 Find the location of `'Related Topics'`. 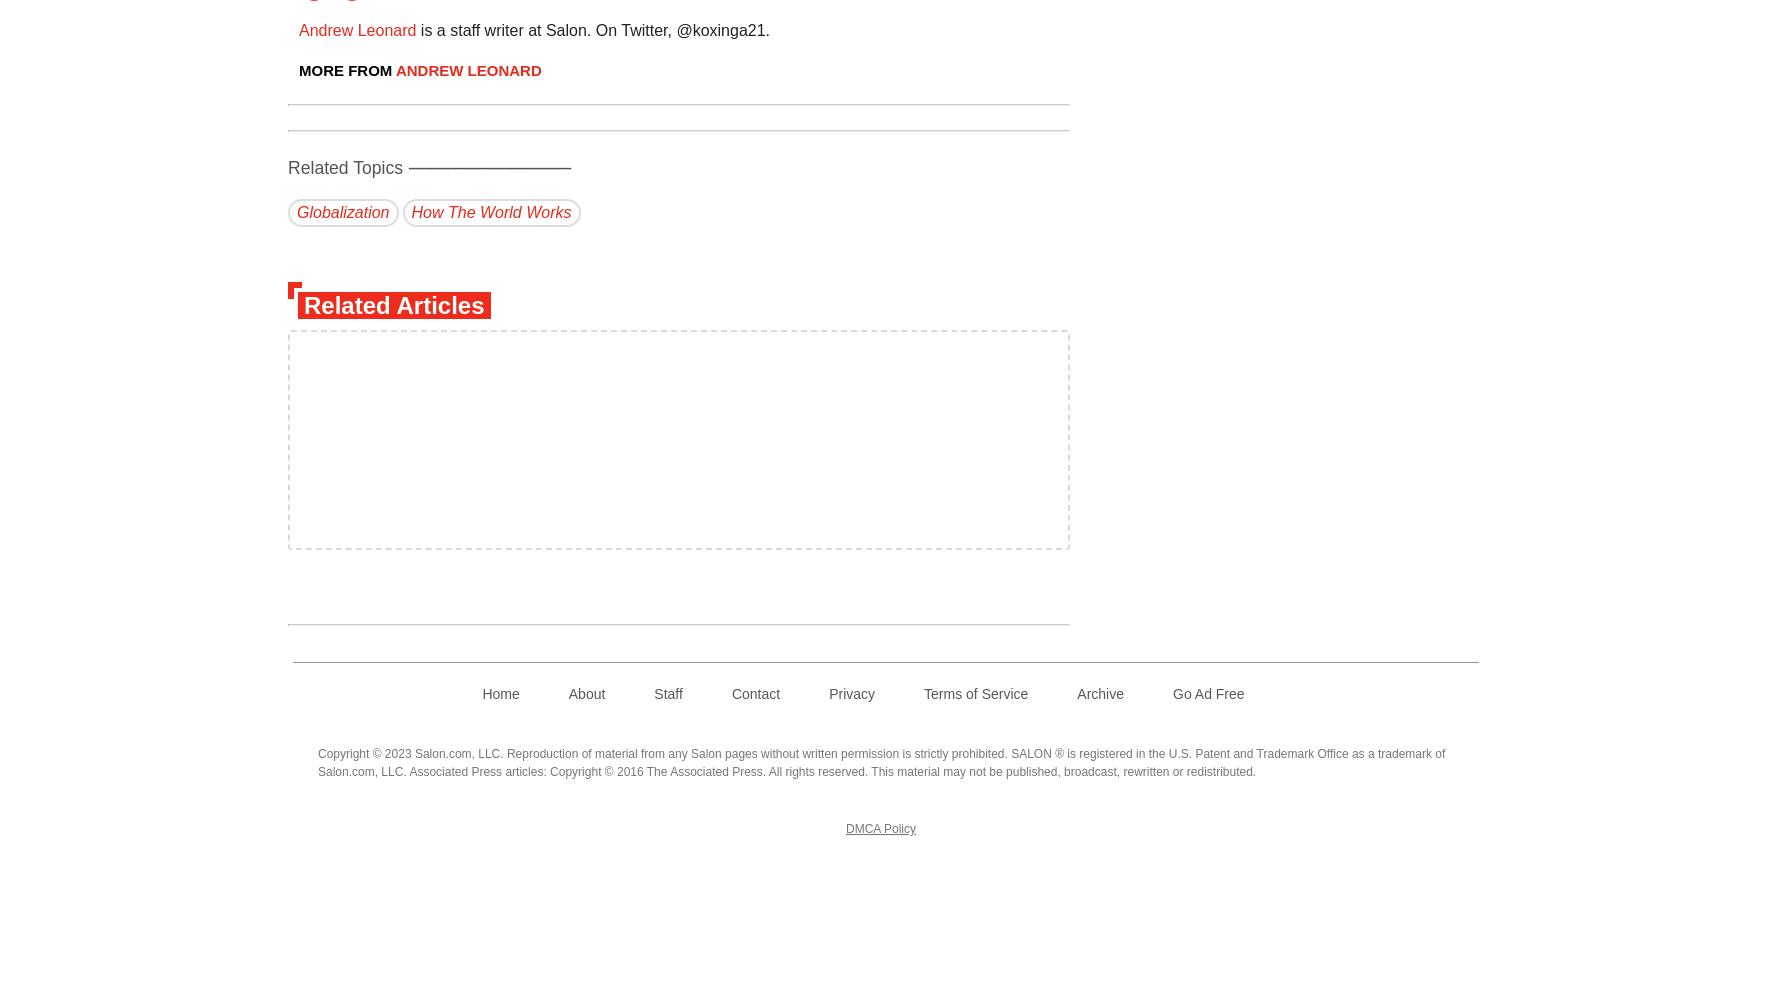

'Related Topics' is located at coordinates (347, 166).